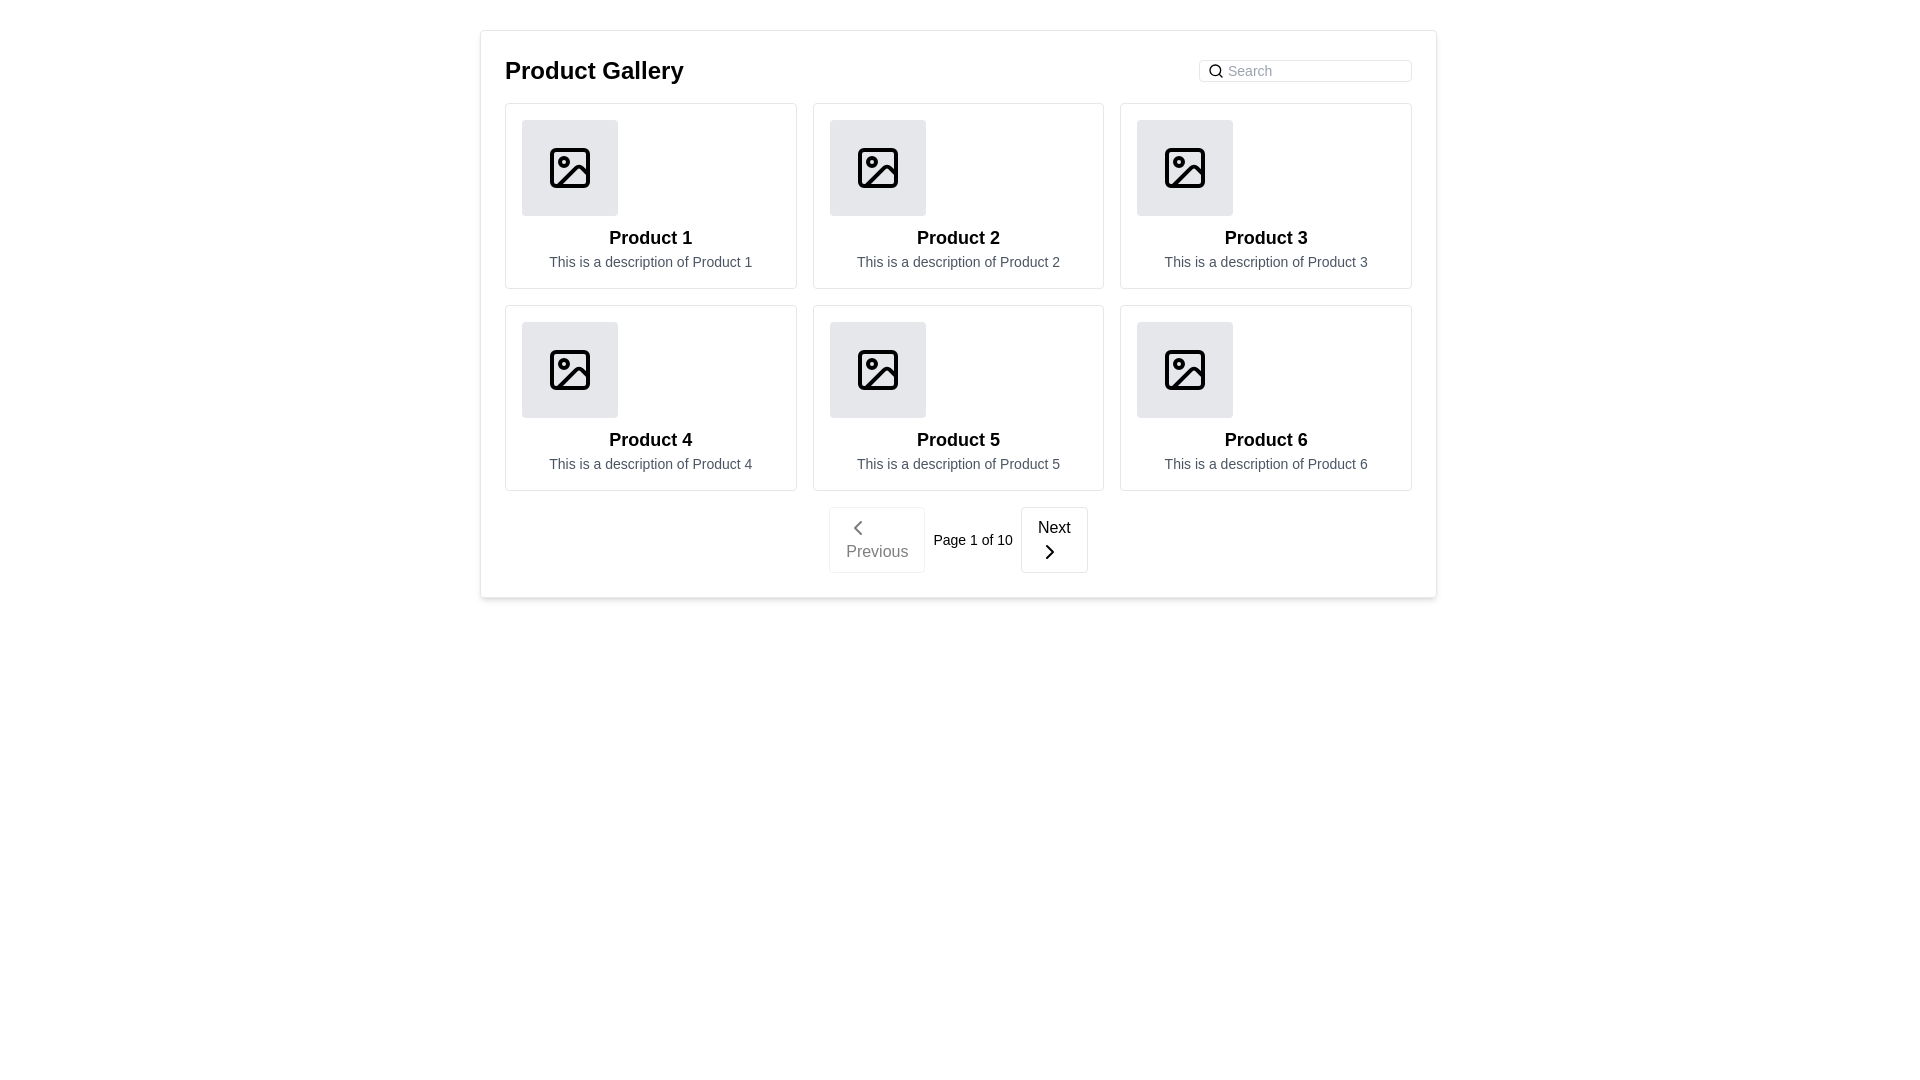  What do you see at coordinates (650, 237) in the screenshot?
I see `the text label that identifies the product as 'Product 1', located at the top-left corner of the first product card in the grid layout` at bounding box center [650, 237].